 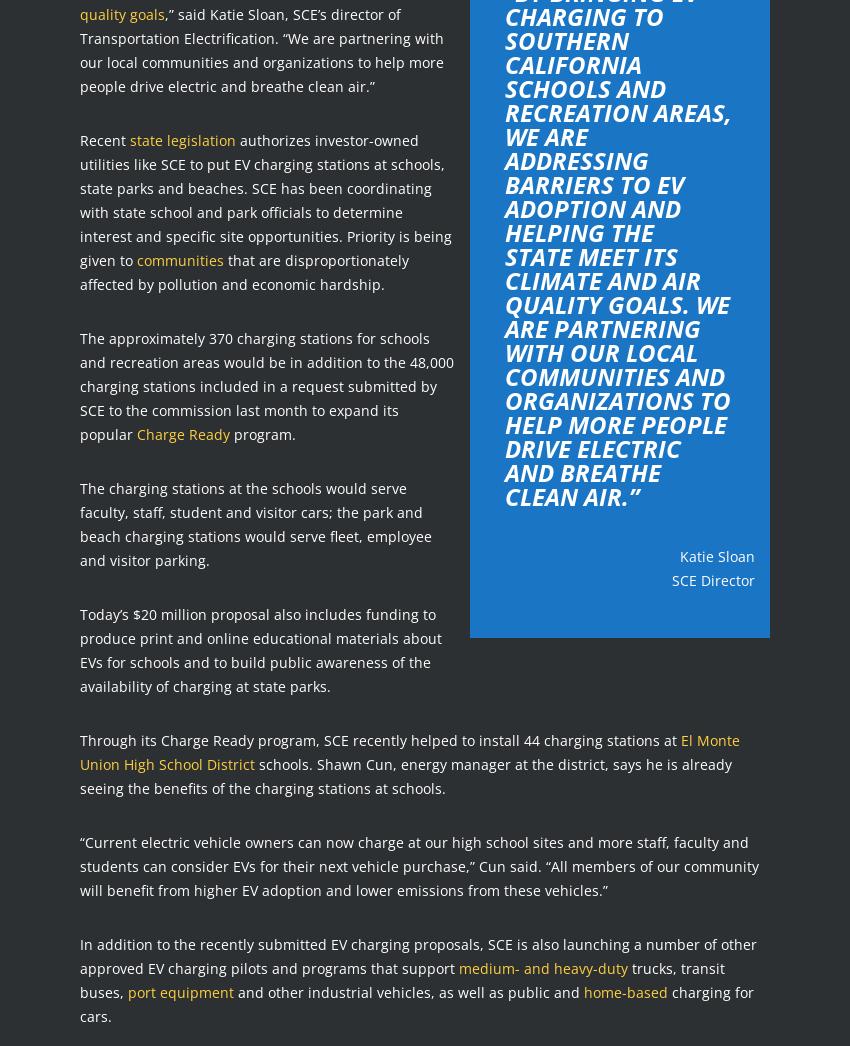 I want to click on 'medium- and heavy-duty', so click(x=542, y=966).